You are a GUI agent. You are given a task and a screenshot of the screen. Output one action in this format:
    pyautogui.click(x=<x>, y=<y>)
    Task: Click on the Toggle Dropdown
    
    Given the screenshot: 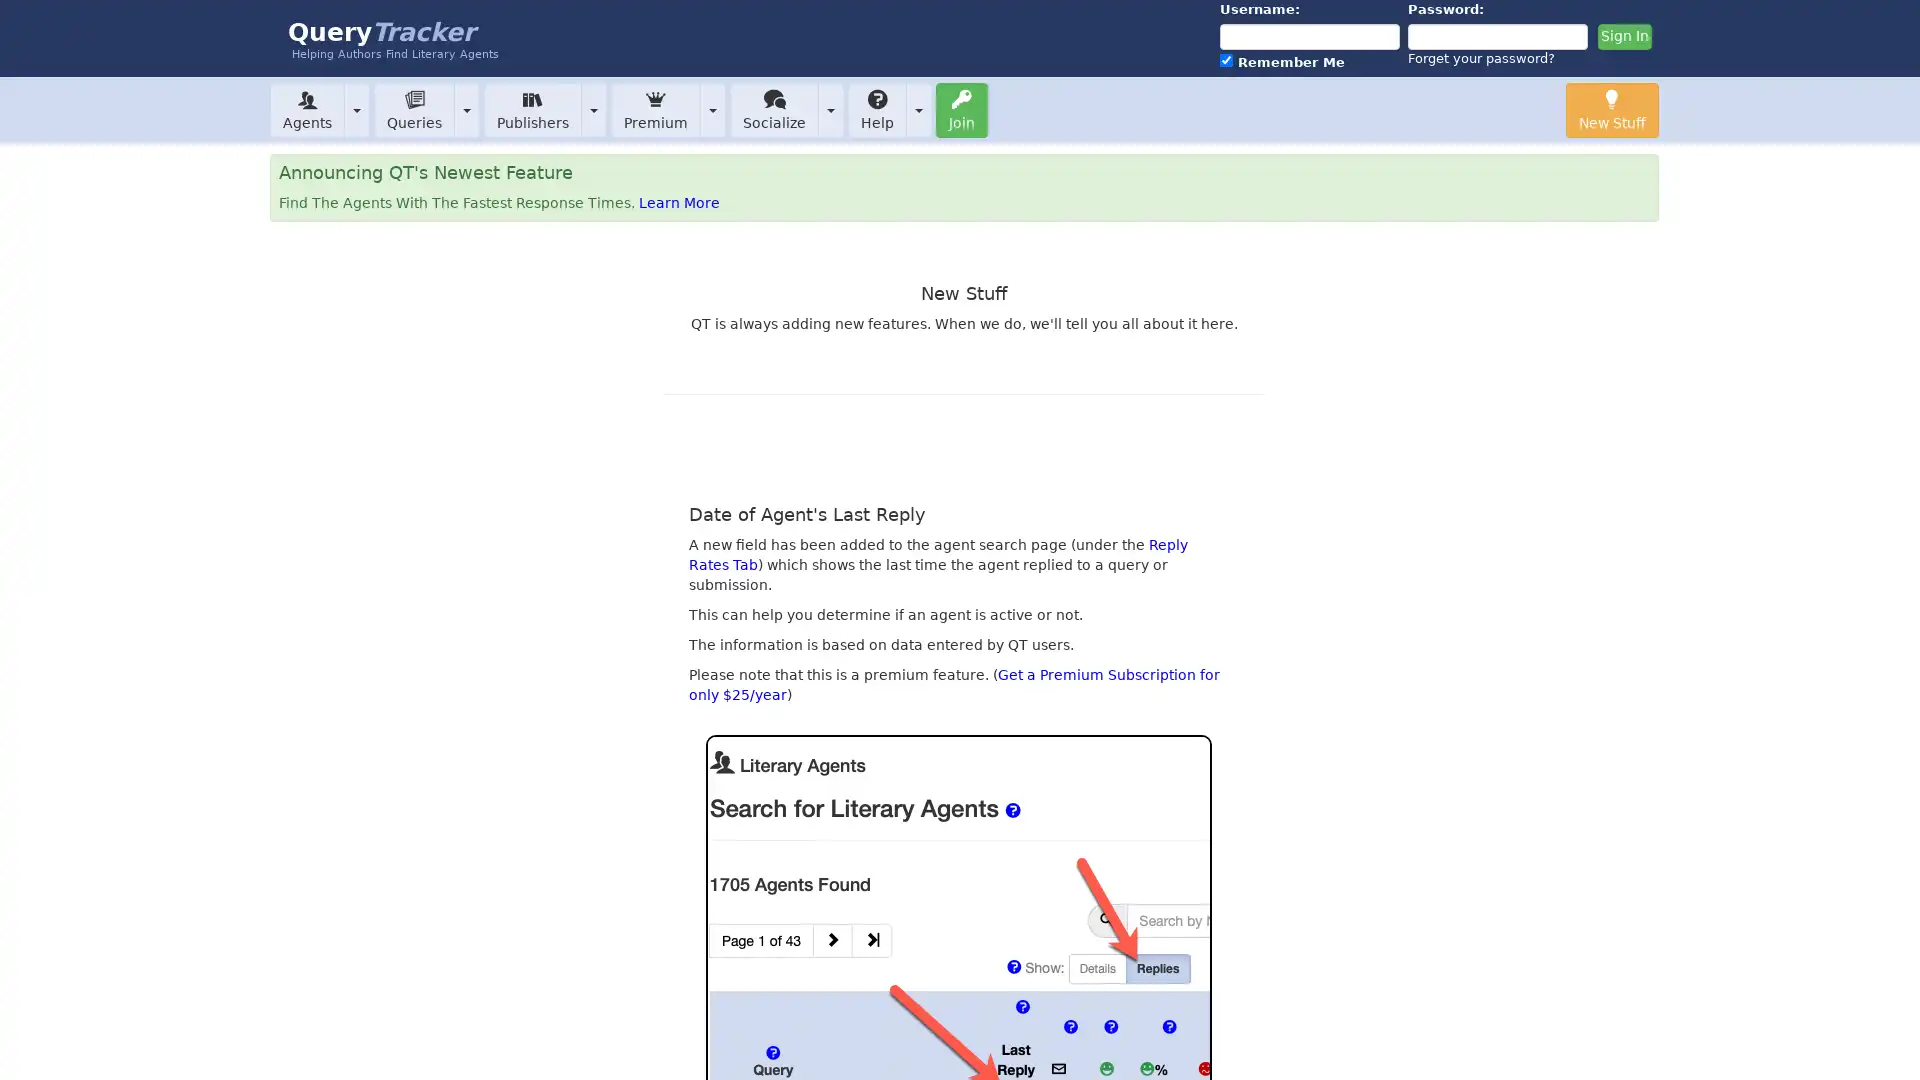 What is the action you would take?
    pyautogui.click(x=465, y=109)
    